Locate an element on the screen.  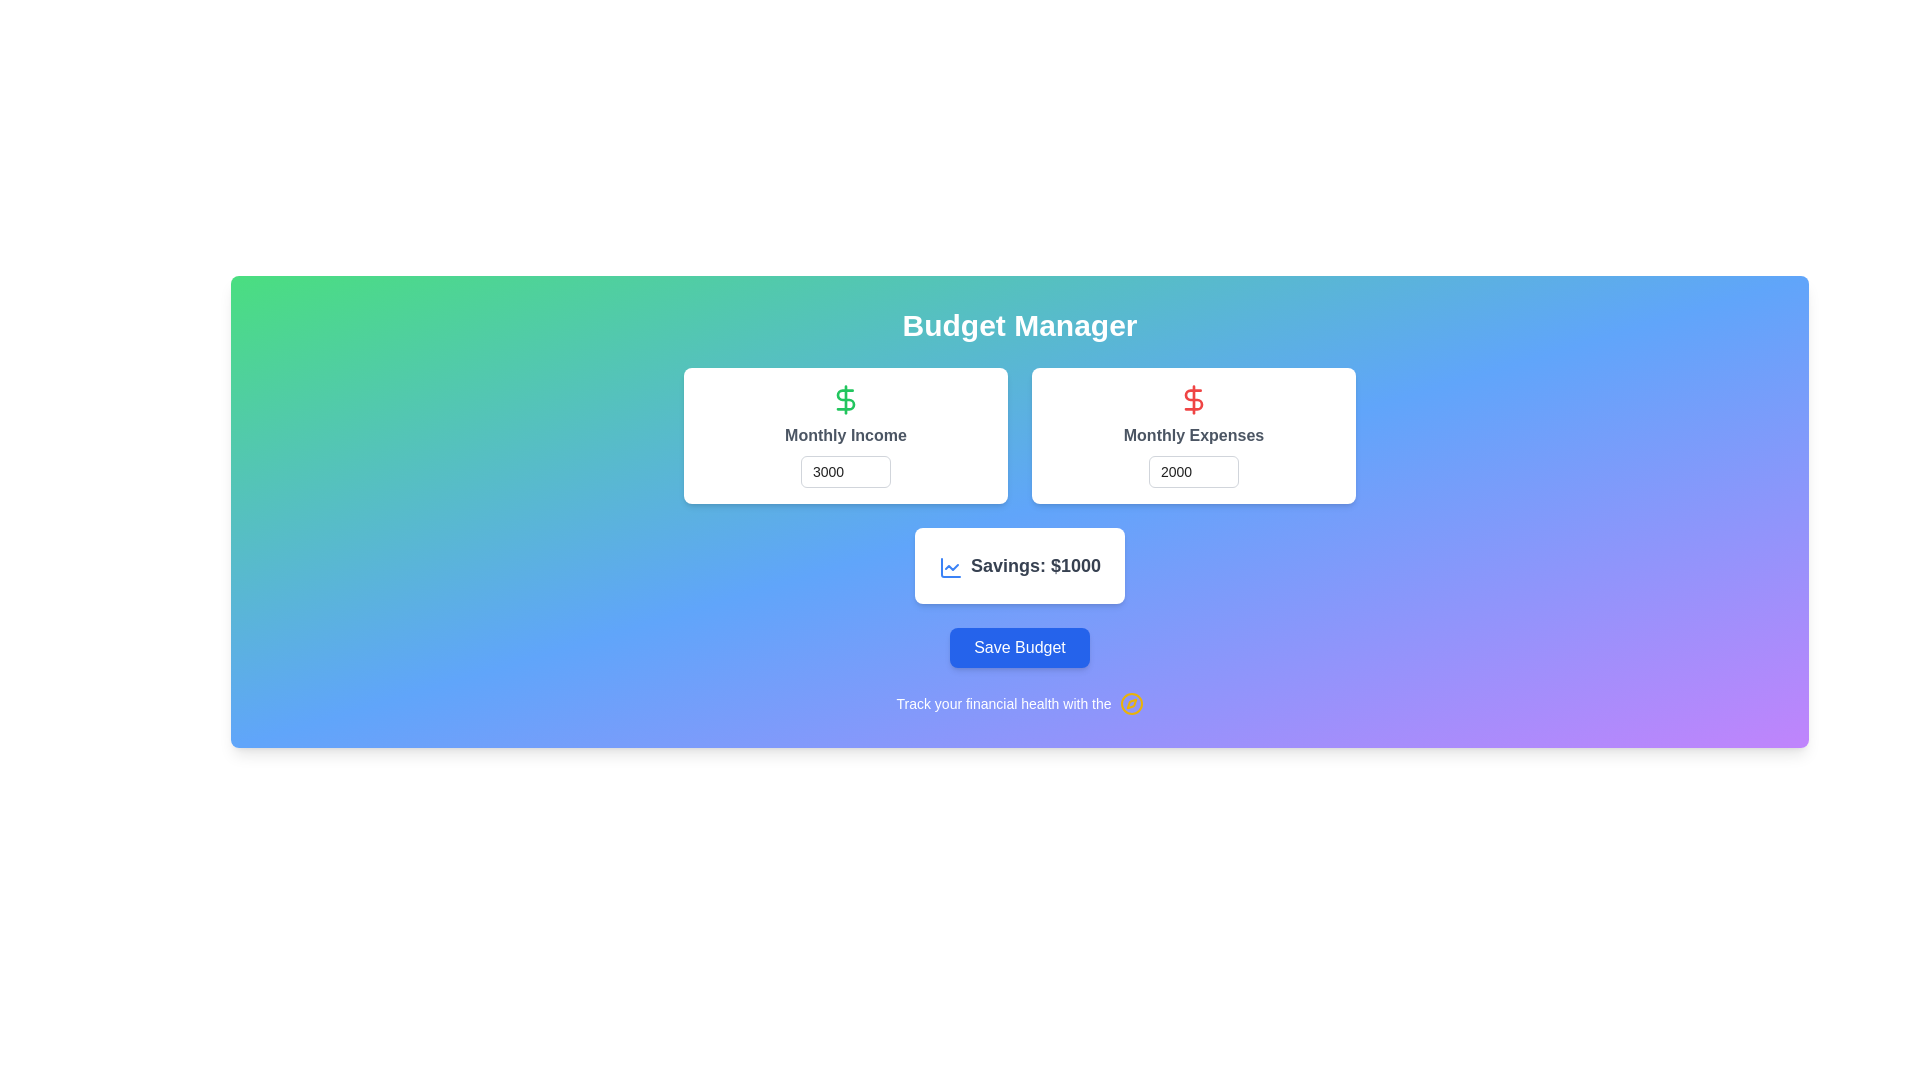
the compass icon located next to the motivational text label at the bottom of the 'Budget Manager' card is located at coordinates (1019, 703).